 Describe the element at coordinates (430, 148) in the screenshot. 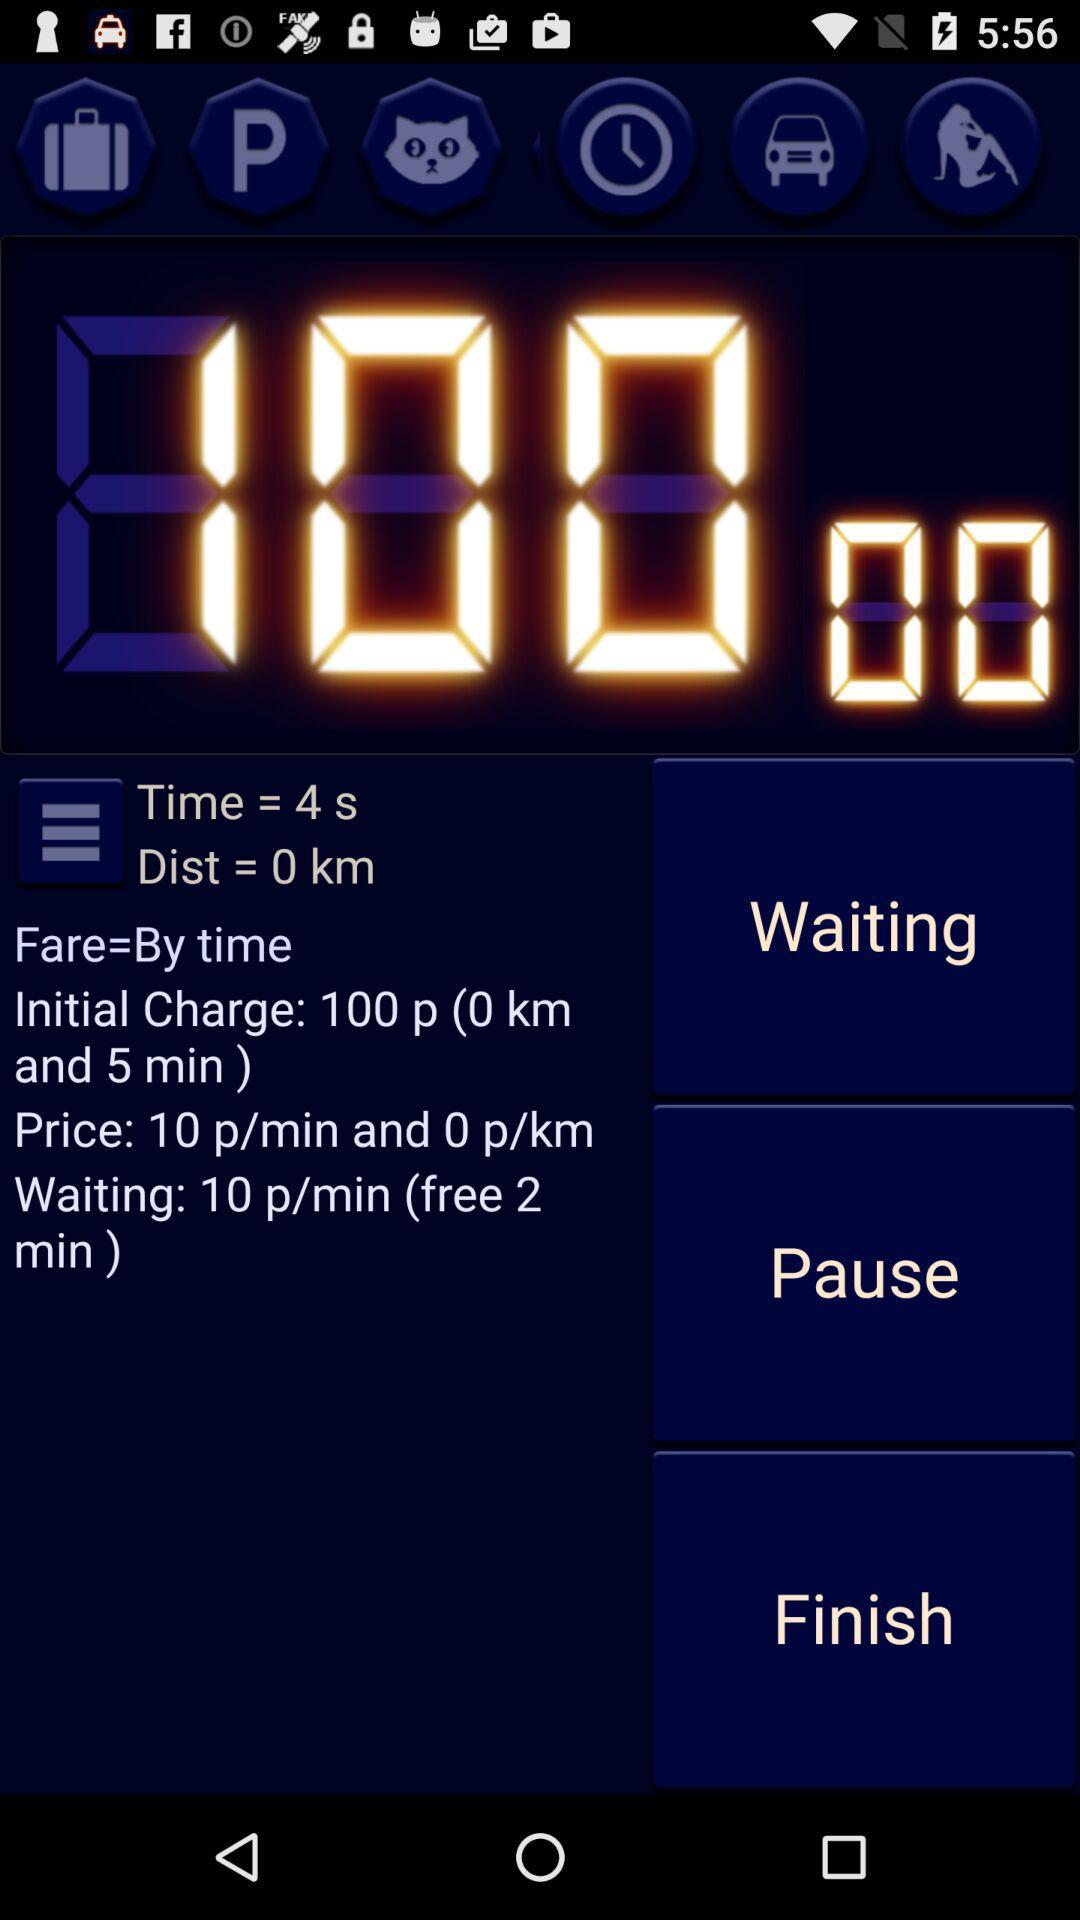

I see `go back` at that location.